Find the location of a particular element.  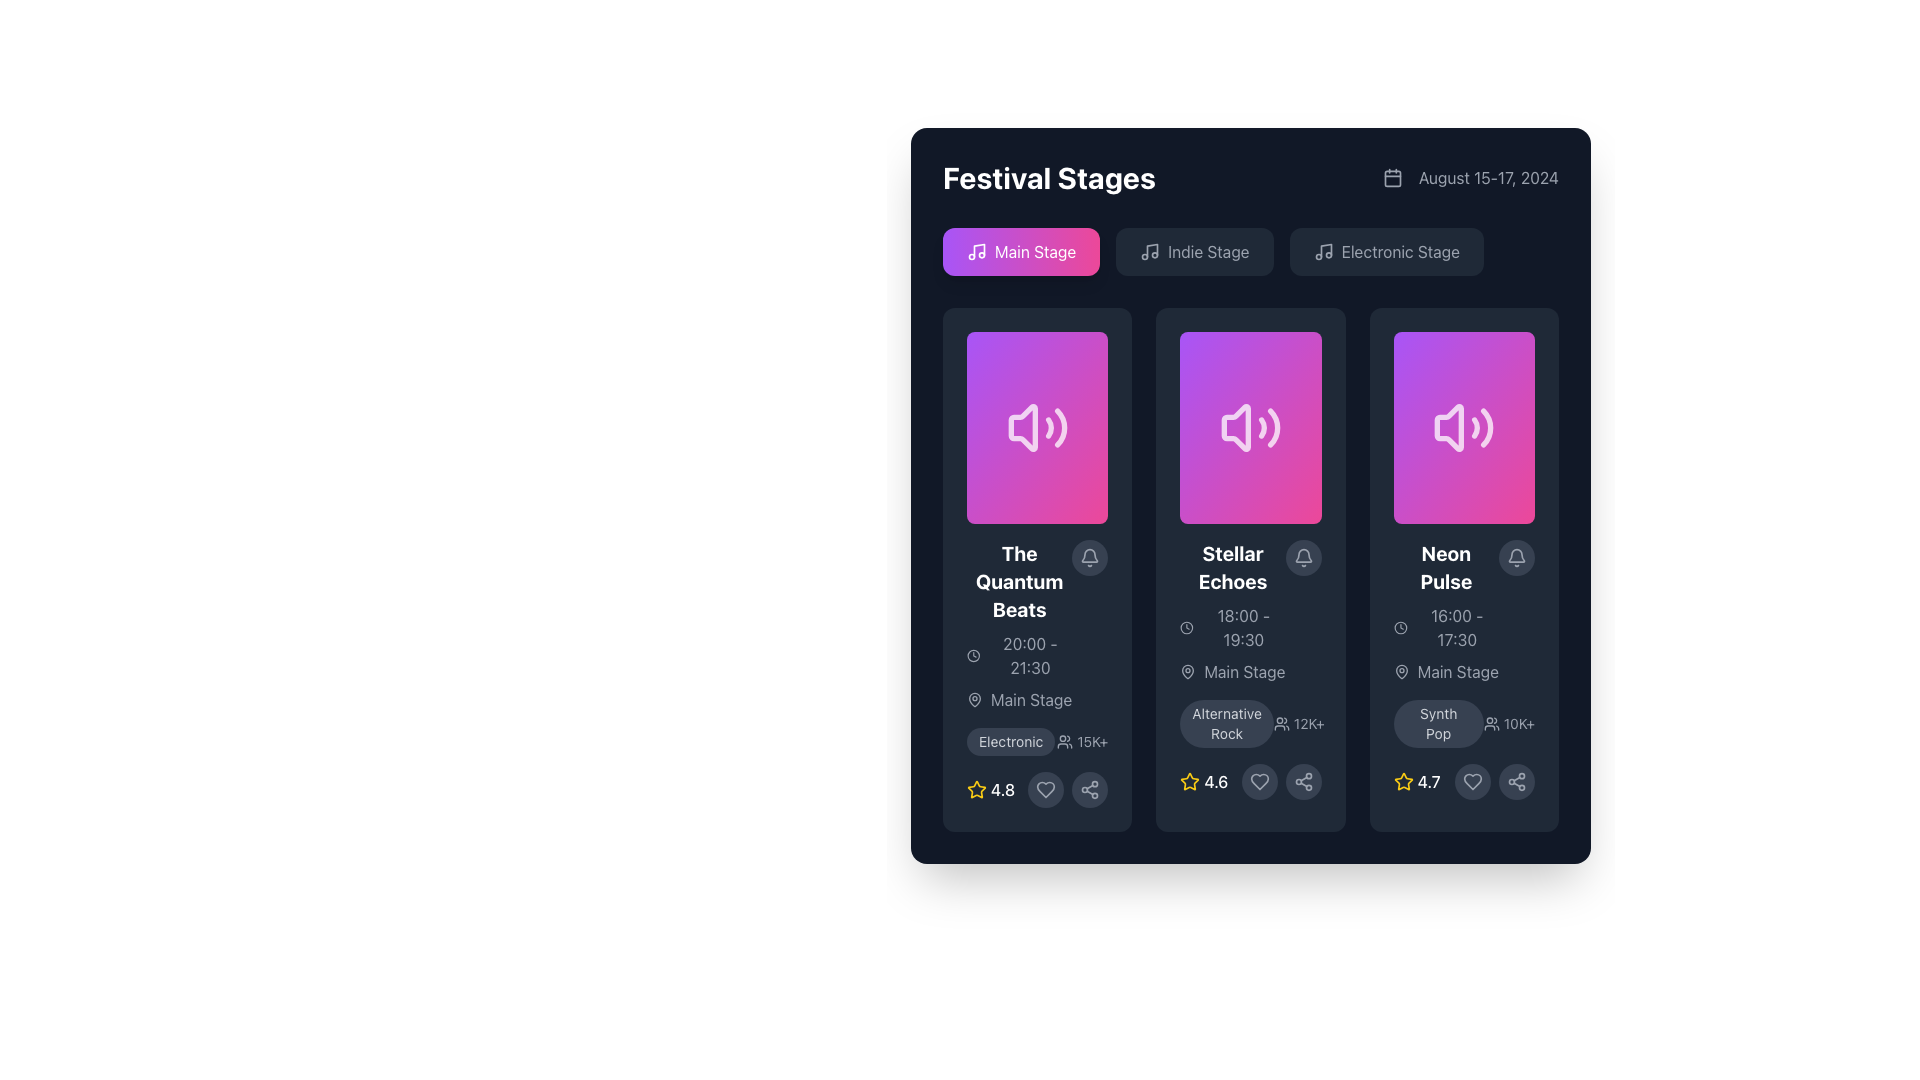

the 'Stellar Echoes' information card, which is a panel with a dark background and rounded corners is located at coordinates (1250, 570).